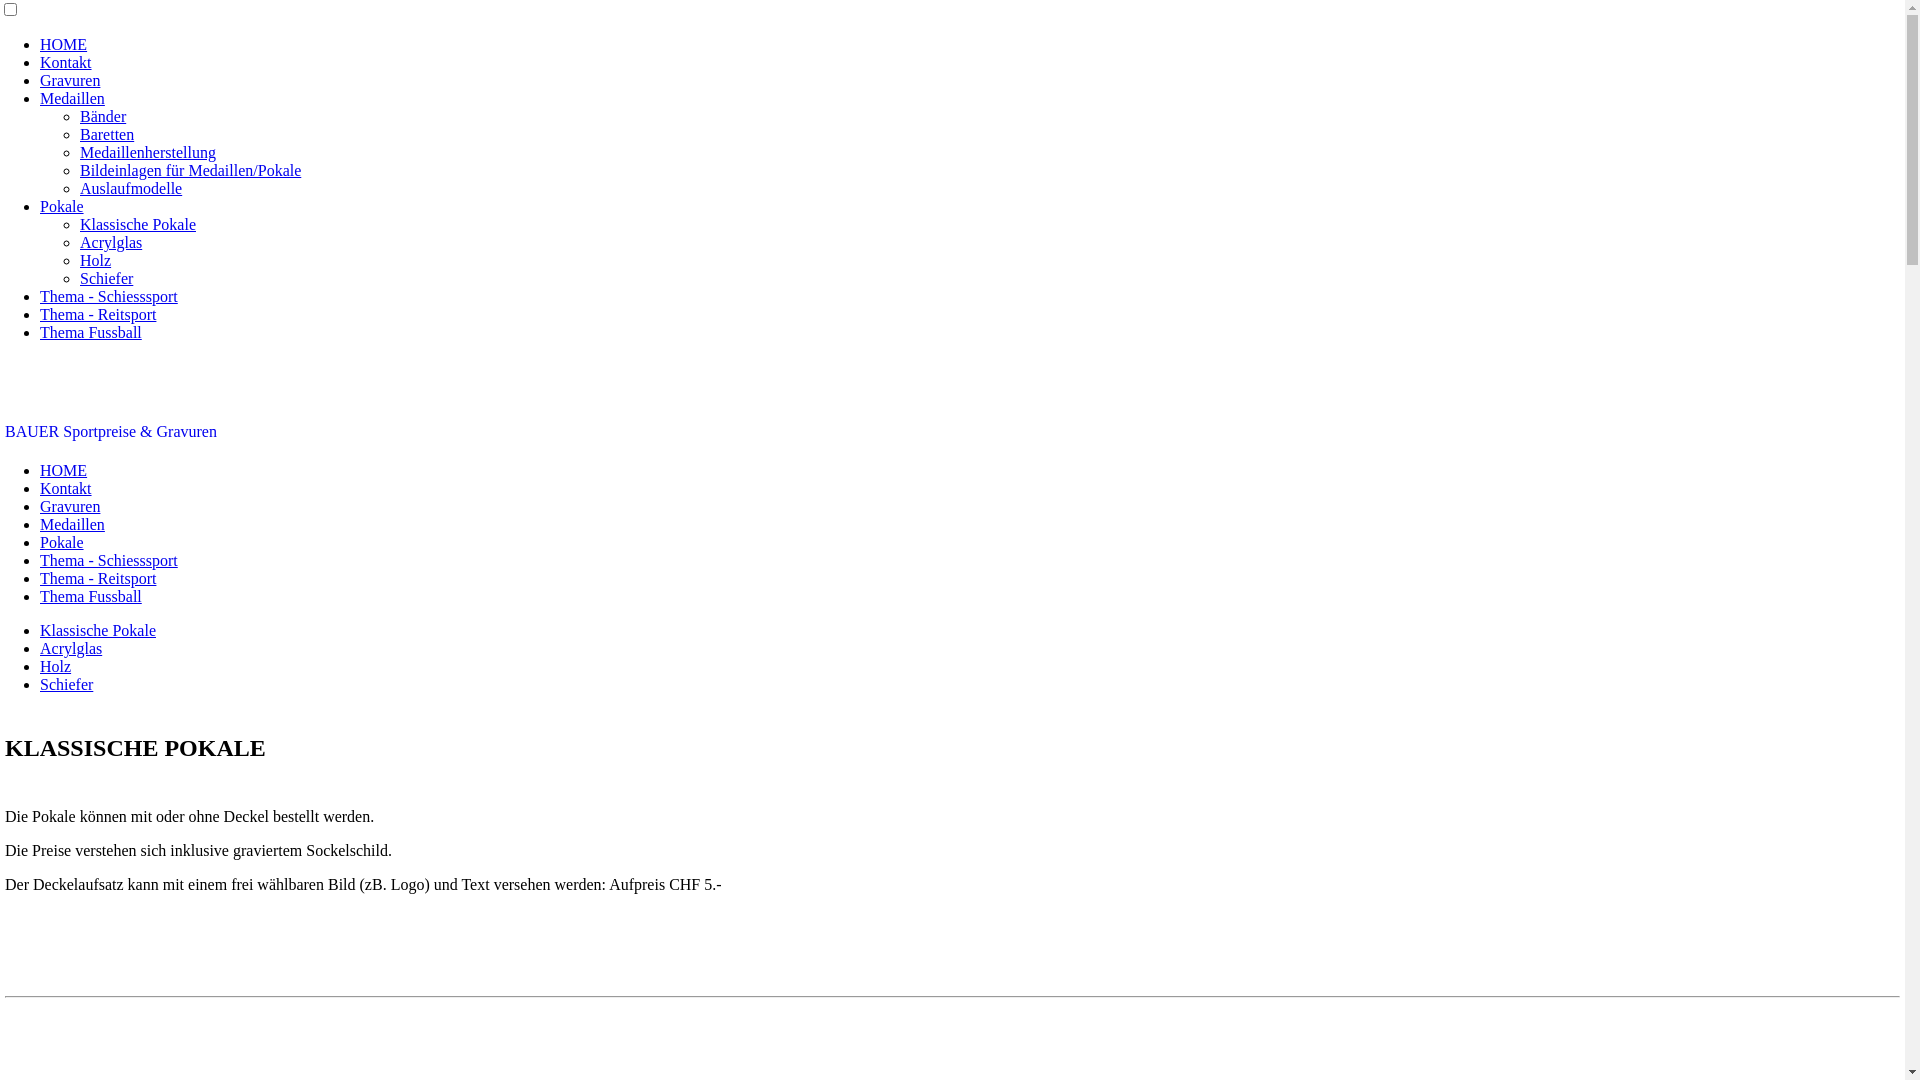  I want to click on 'Pokale', so click(39, 206).